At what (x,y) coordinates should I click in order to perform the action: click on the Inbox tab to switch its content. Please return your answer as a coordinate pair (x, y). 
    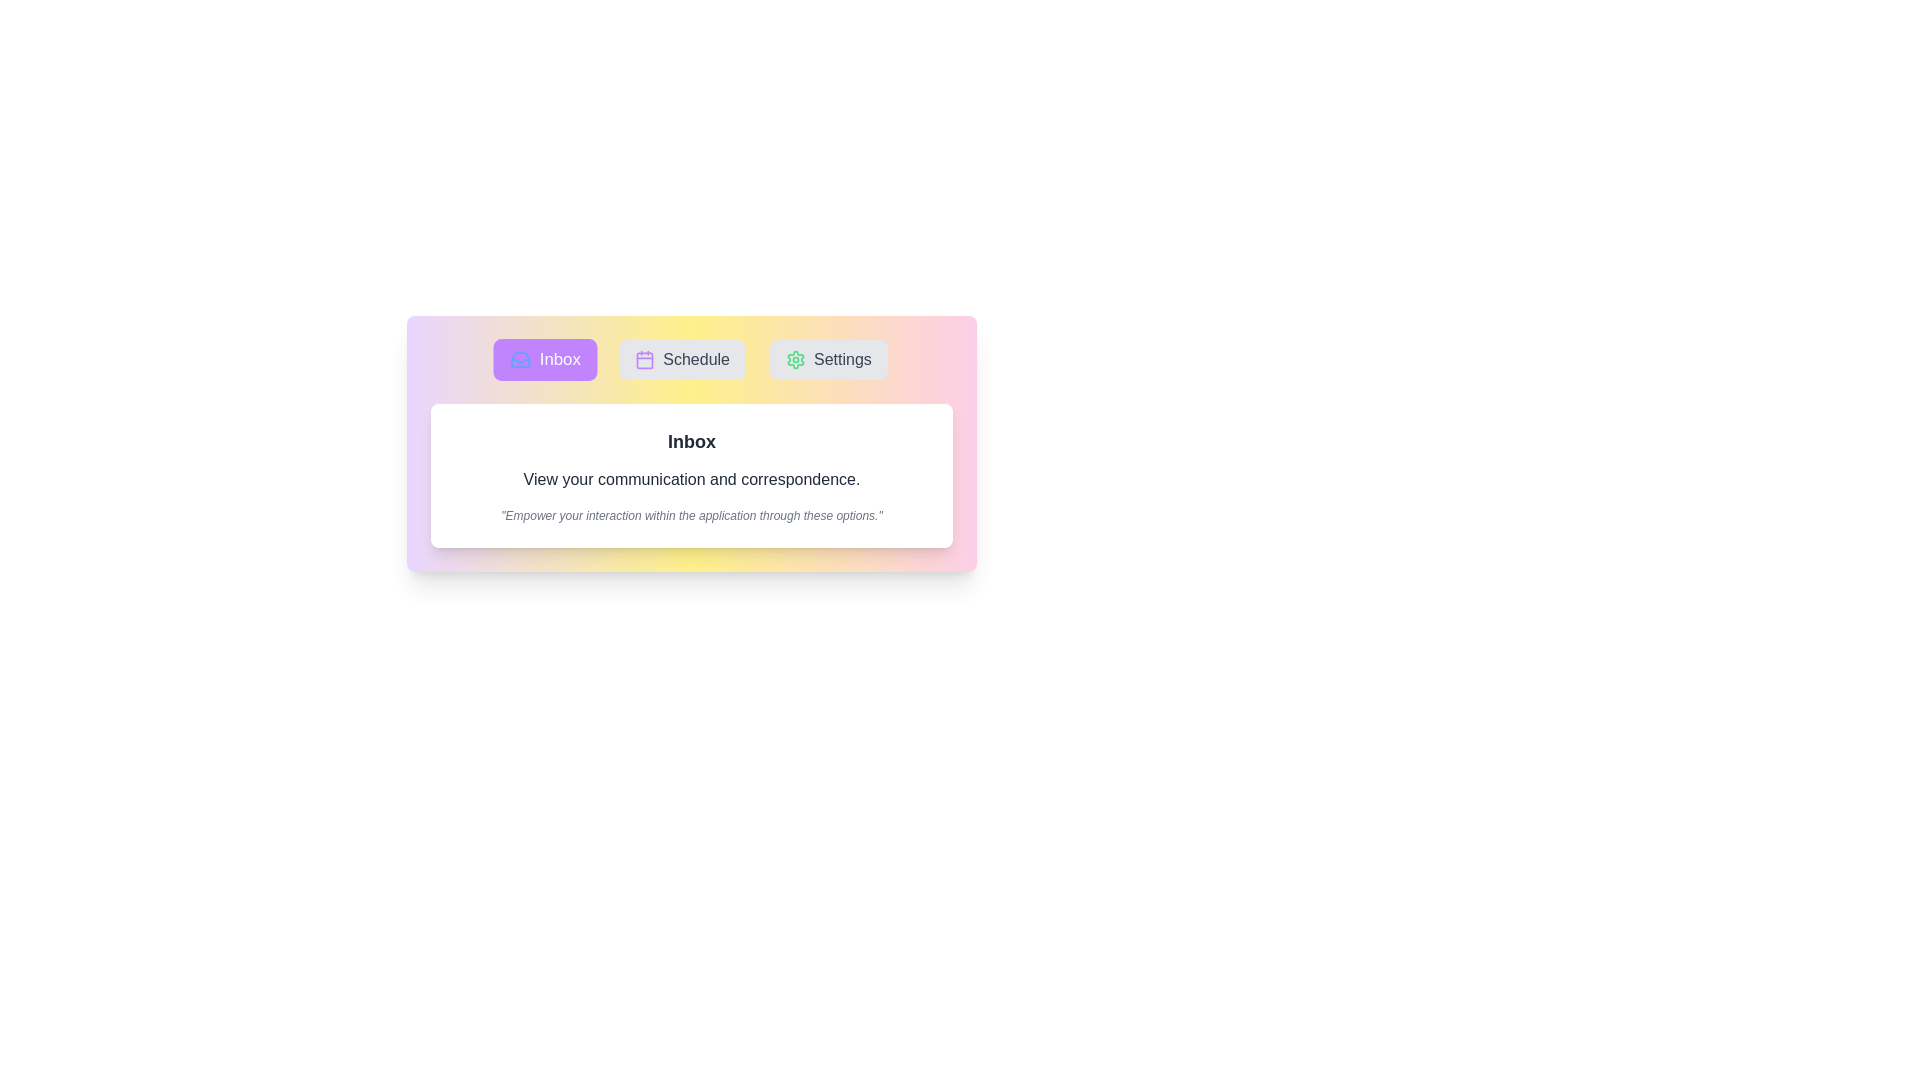
    Looking at the image, I should click on (545, 358).